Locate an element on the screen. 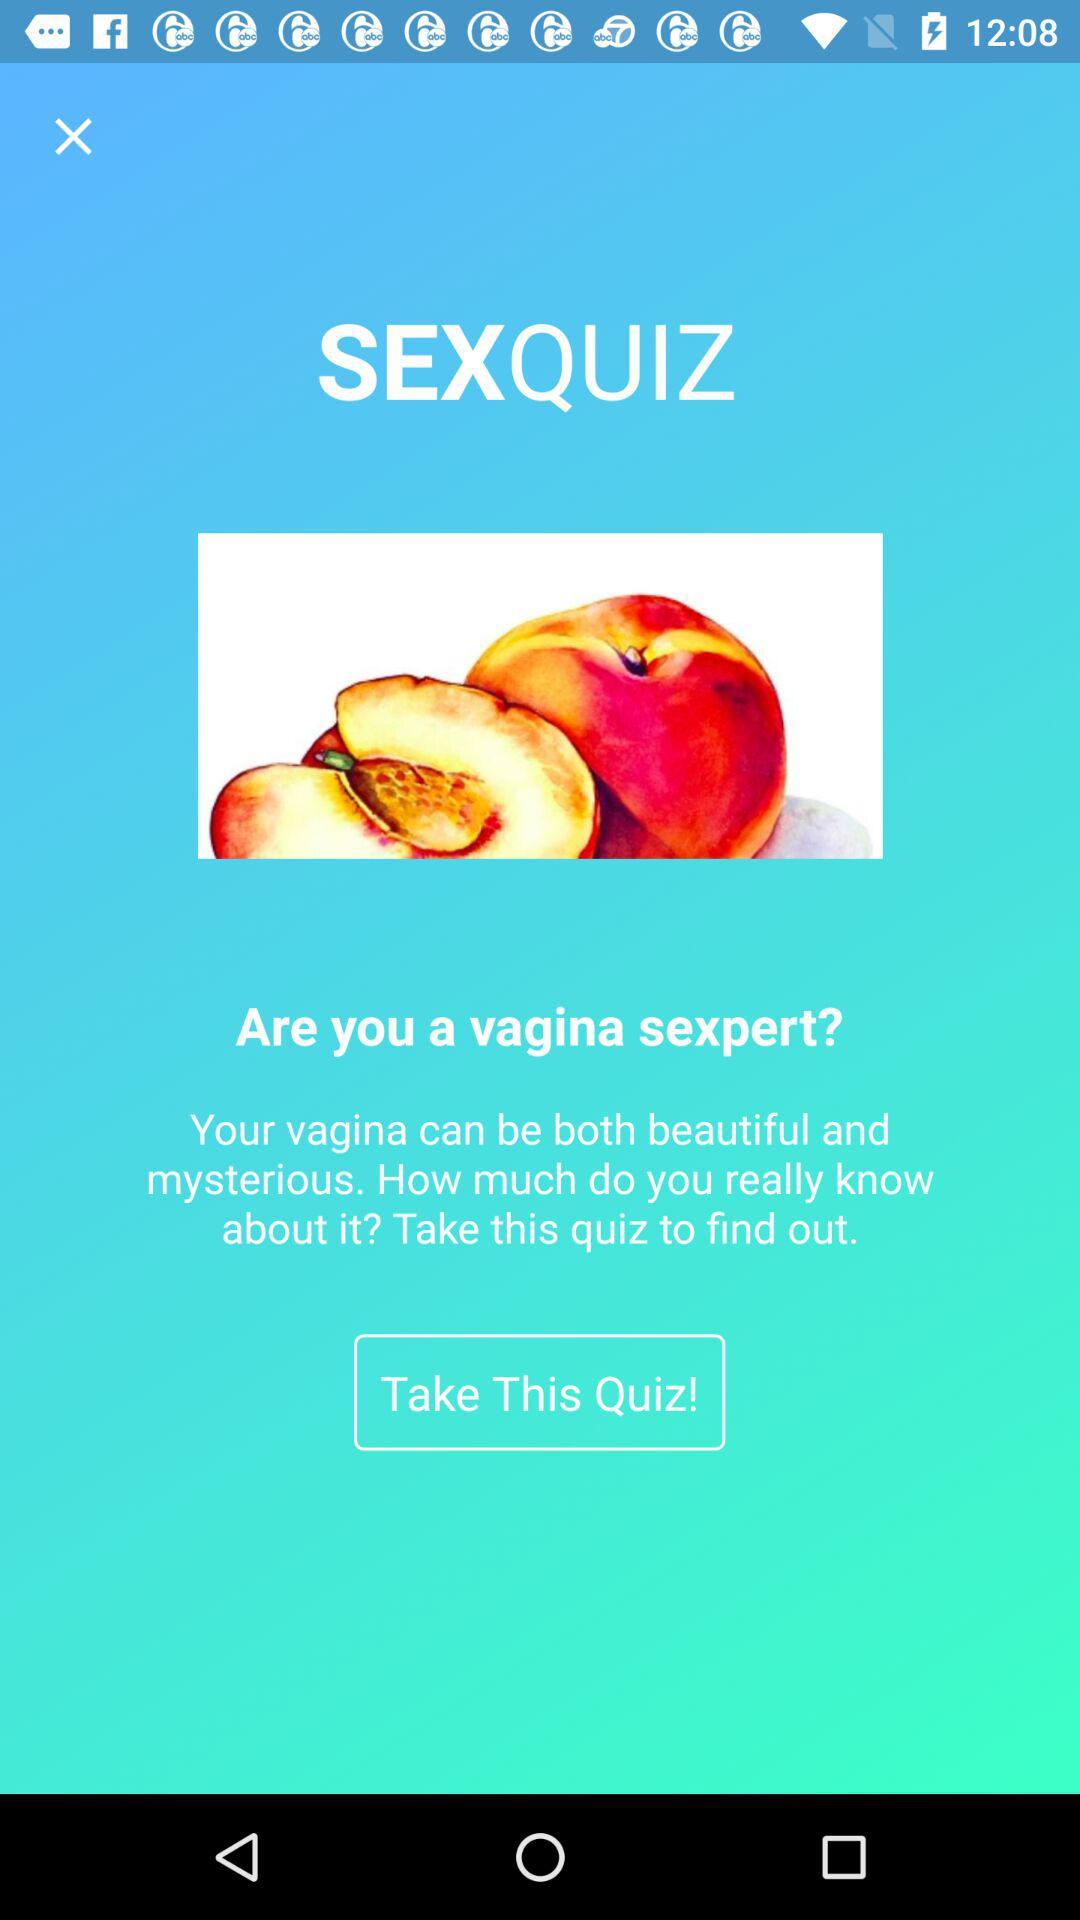 This screenshot has height=1920, width=1080. the icon at the top left corner is located at coordinates (72, 135).